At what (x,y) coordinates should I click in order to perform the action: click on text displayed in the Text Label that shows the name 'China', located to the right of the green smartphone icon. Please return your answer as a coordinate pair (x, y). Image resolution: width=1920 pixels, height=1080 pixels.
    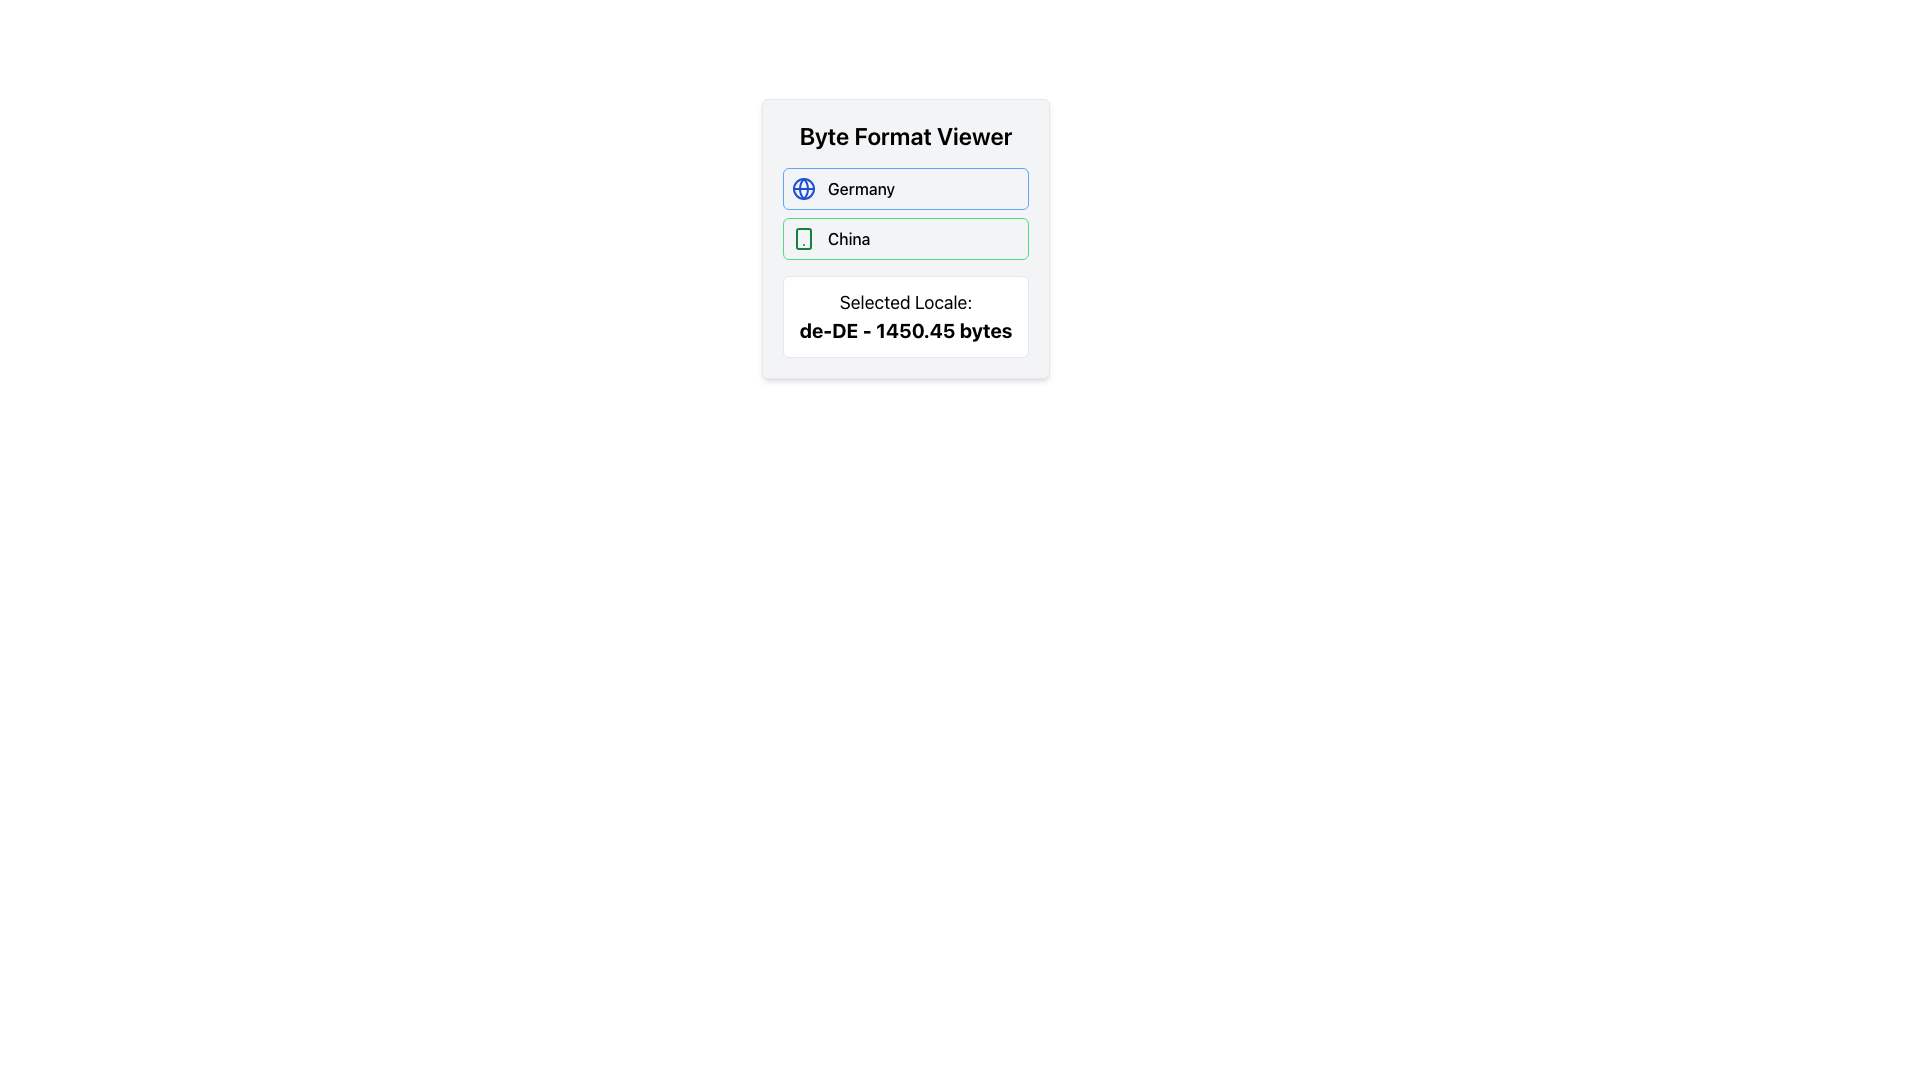
    Looking at the image, I should click on (849, 238).